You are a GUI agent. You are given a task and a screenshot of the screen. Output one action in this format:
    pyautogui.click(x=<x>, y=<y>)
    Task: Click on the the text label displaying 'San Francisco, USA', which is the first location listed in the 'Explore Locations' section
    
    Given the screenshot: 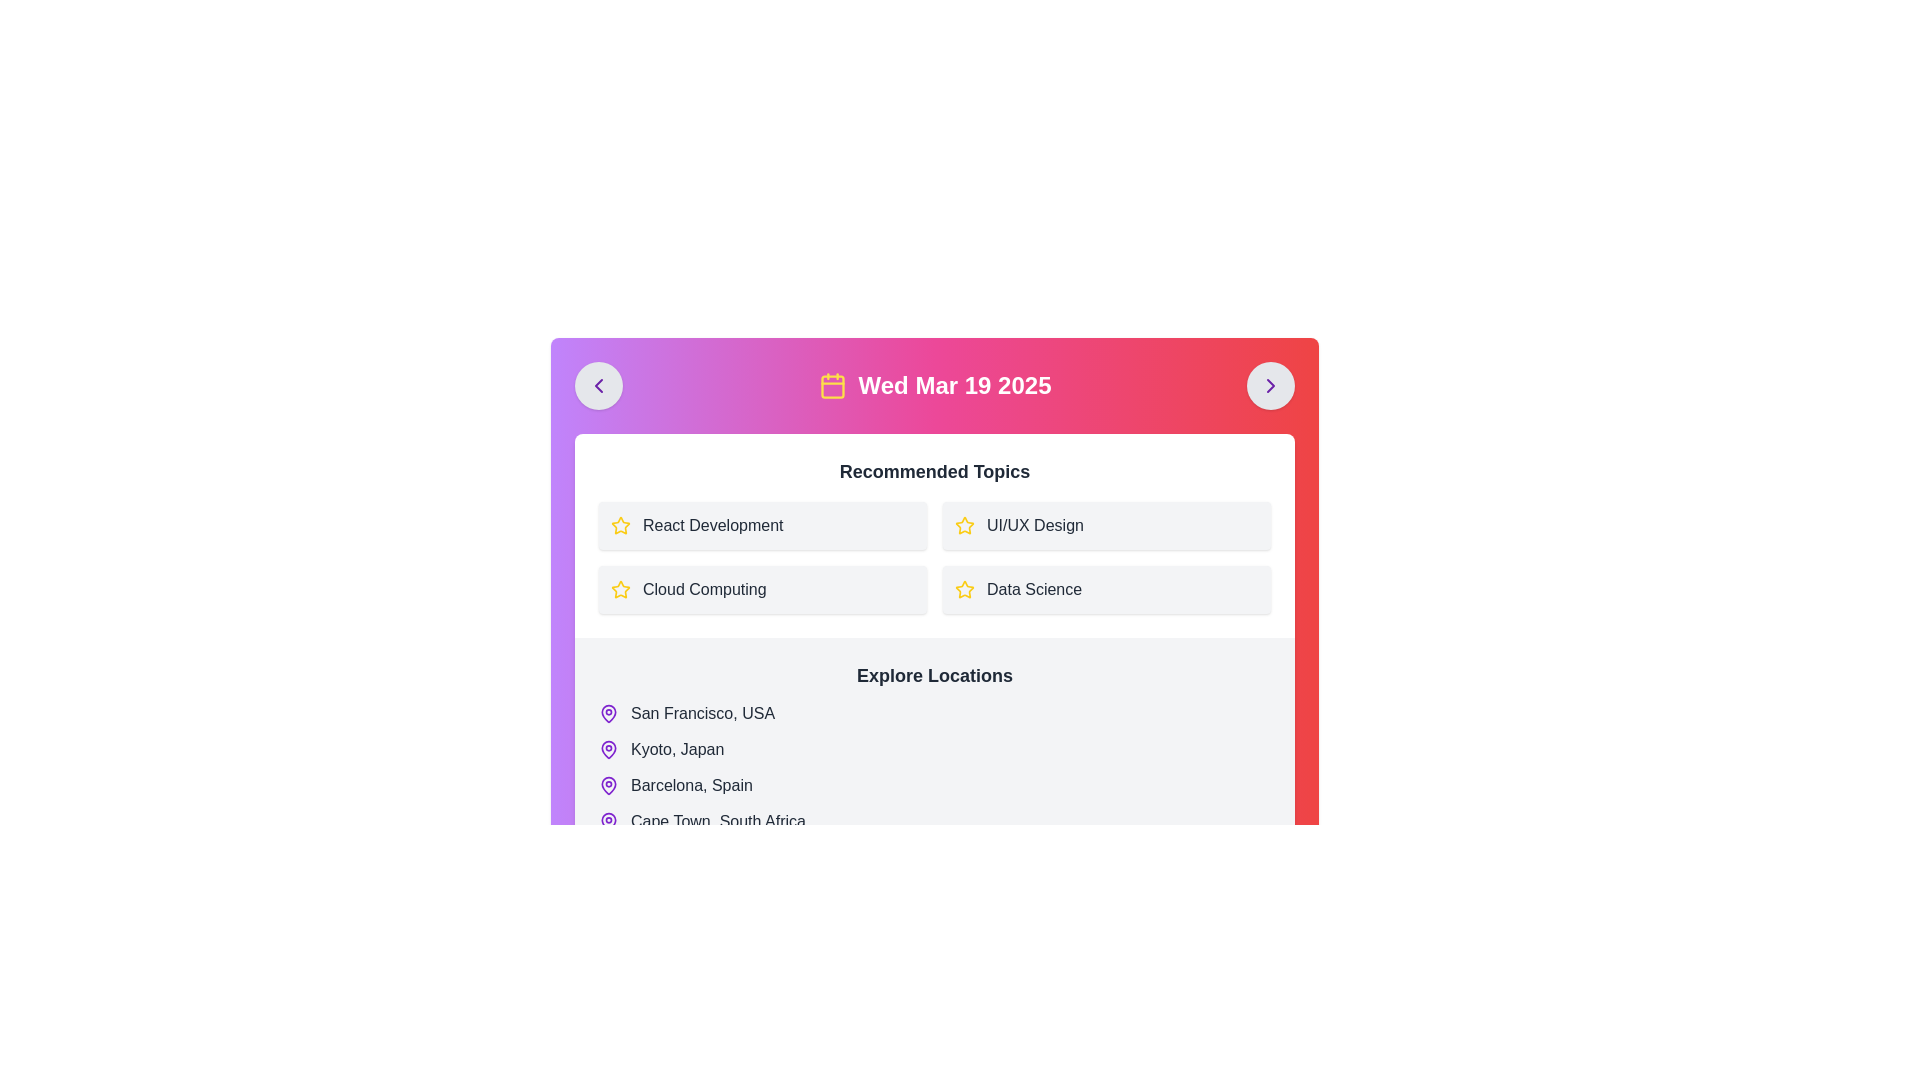 What is the action you would take?
    pyautogui.click(x=703, y=712)
    